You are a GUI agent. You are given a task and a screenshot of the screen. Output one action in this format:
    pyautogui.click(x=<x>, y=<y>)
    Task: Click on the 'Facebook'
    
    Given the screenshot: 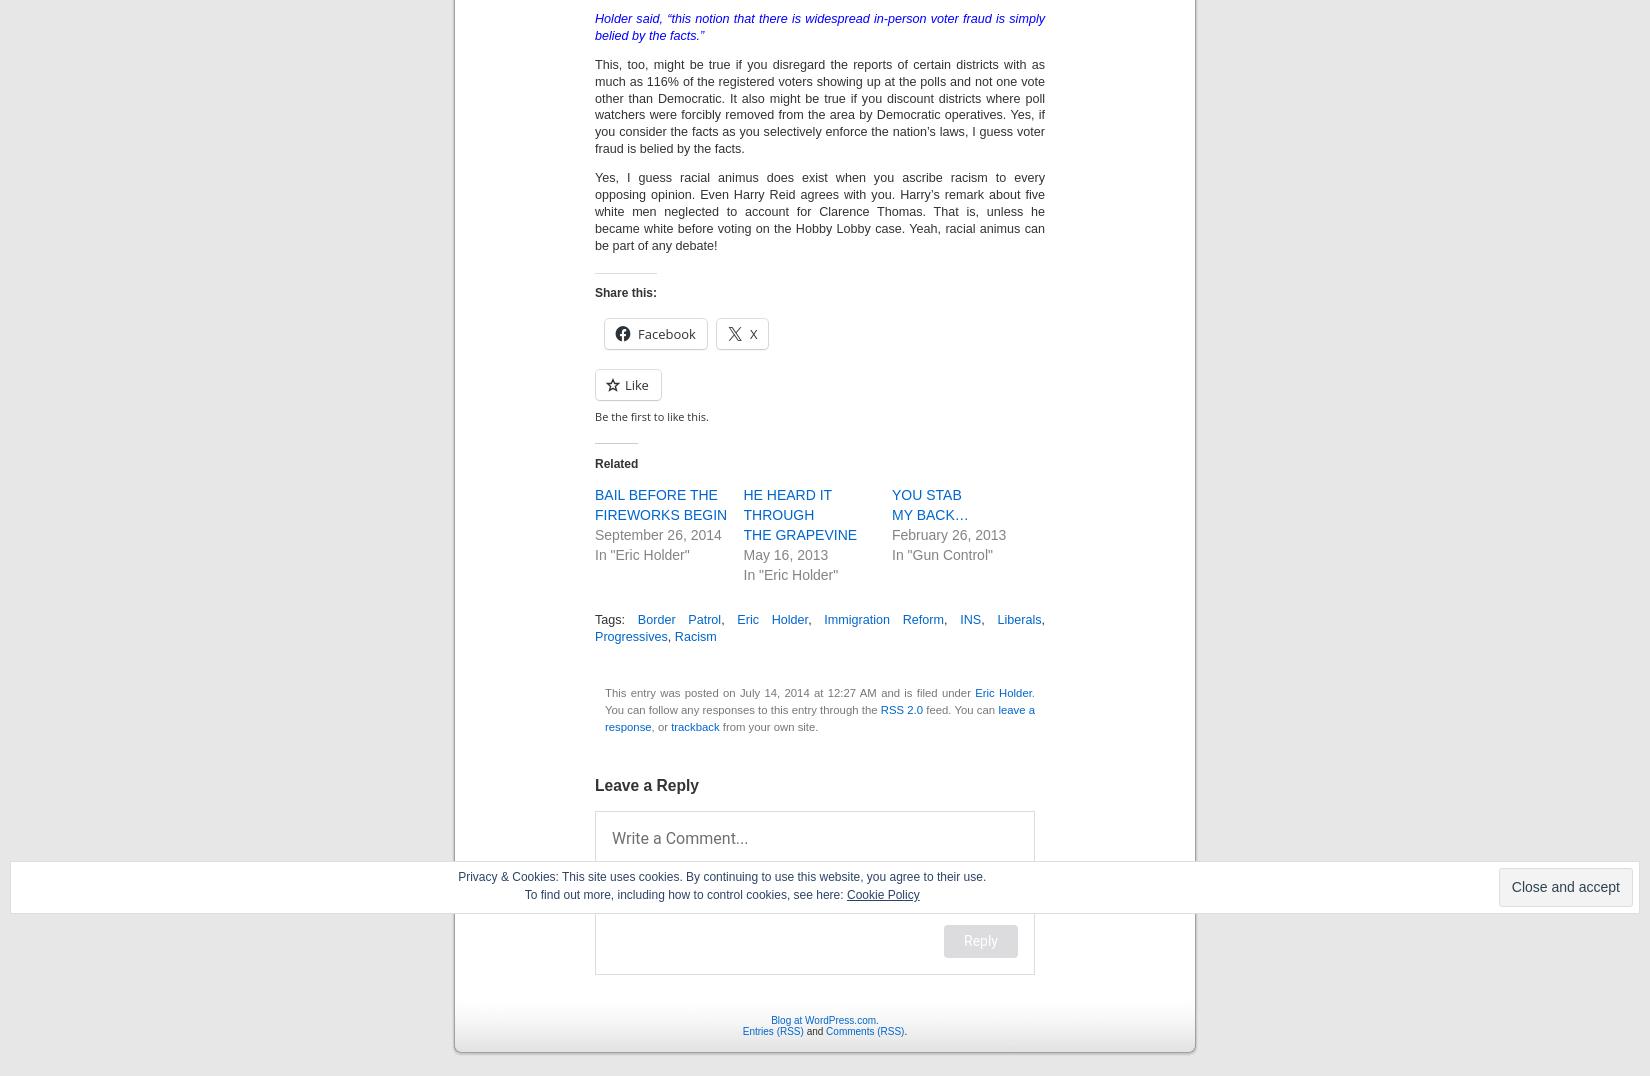 What is the action you would take?
    pyautogui.click(x=665, y=333)
    